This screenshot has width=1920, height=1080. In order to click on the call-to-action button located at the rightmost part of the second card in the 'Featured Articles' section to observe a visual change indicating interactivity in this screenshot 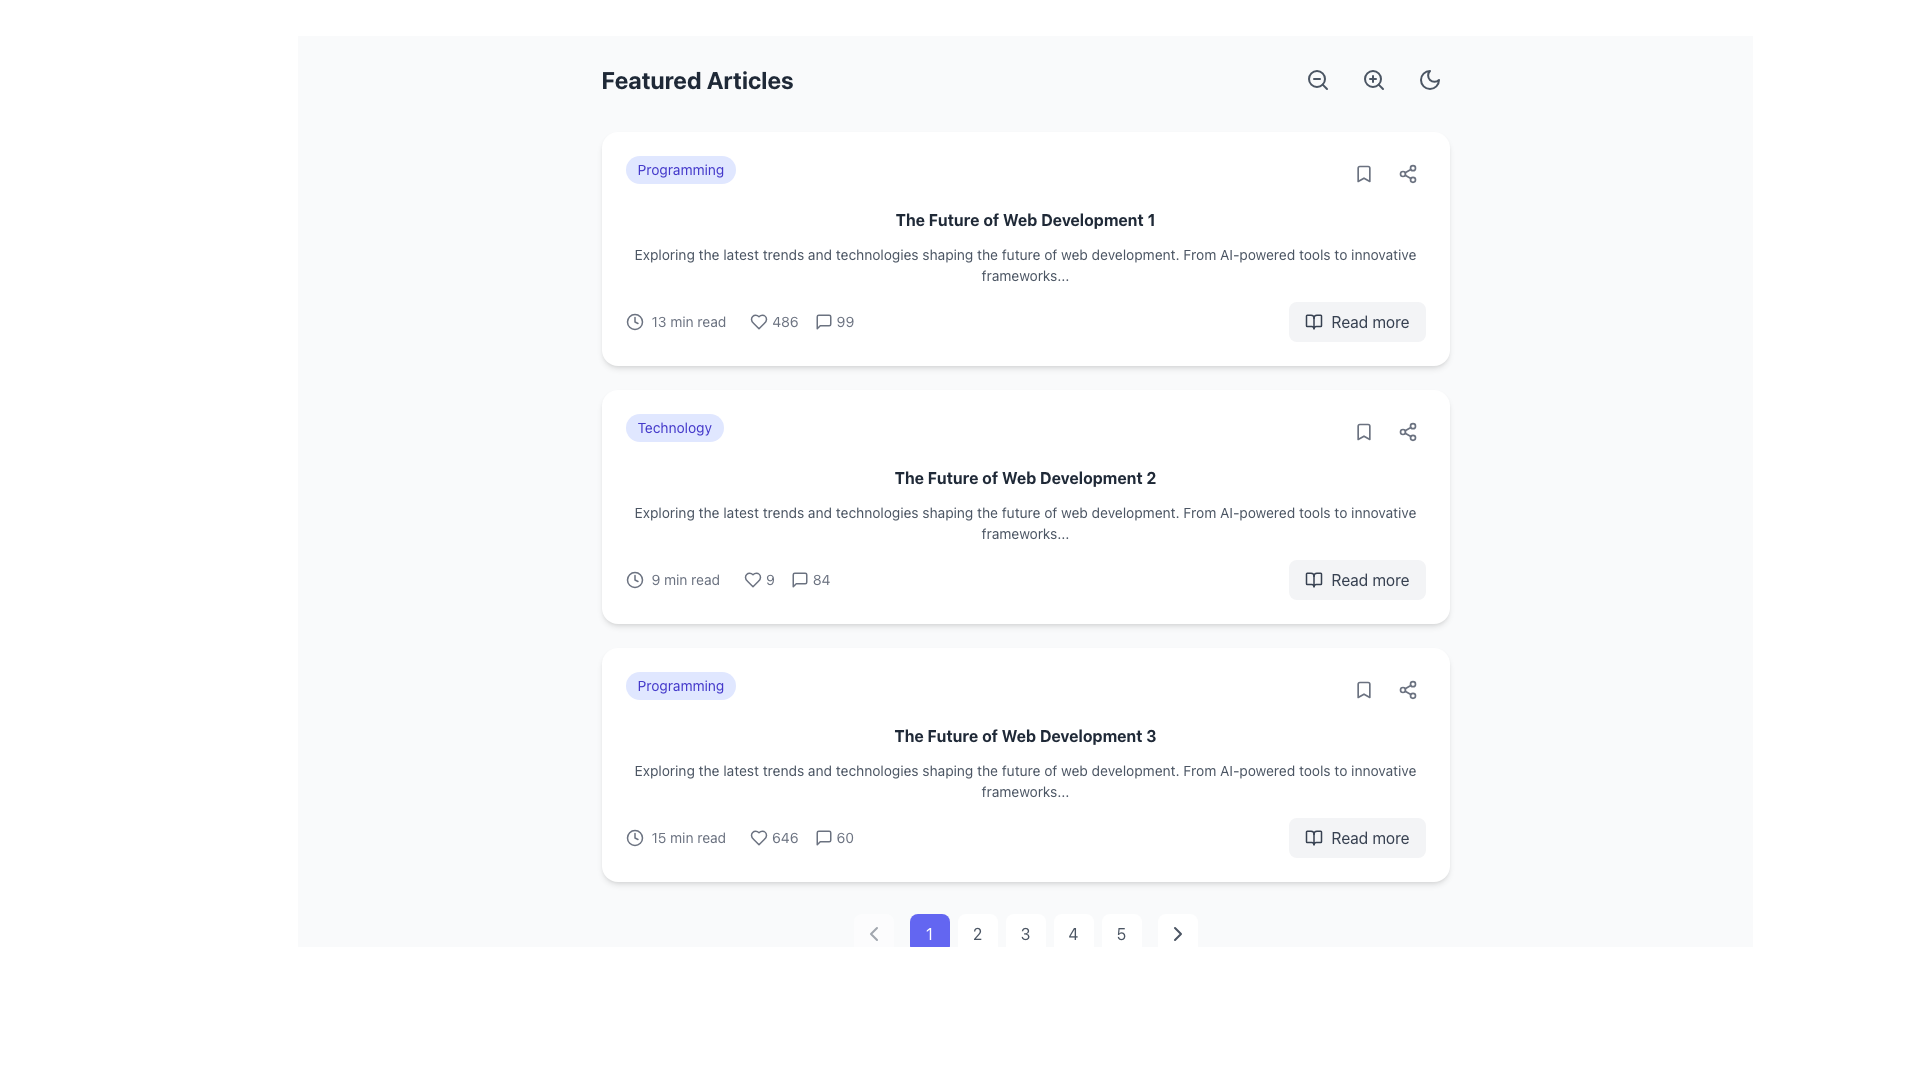, I will do `click(1357, 579)`.